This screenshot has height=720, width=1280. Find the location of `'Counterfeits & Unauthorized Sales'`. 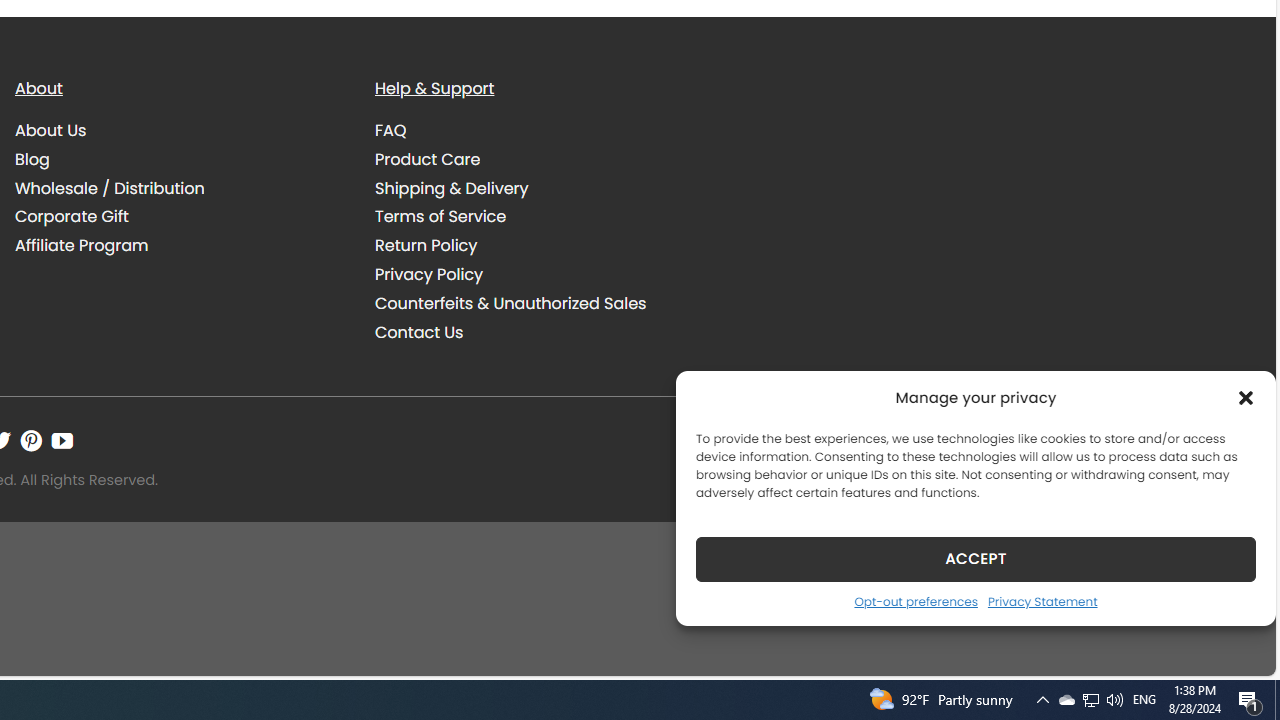

'Counterfeits & Unauthorized Sales' is located at coordinates (510, 303).